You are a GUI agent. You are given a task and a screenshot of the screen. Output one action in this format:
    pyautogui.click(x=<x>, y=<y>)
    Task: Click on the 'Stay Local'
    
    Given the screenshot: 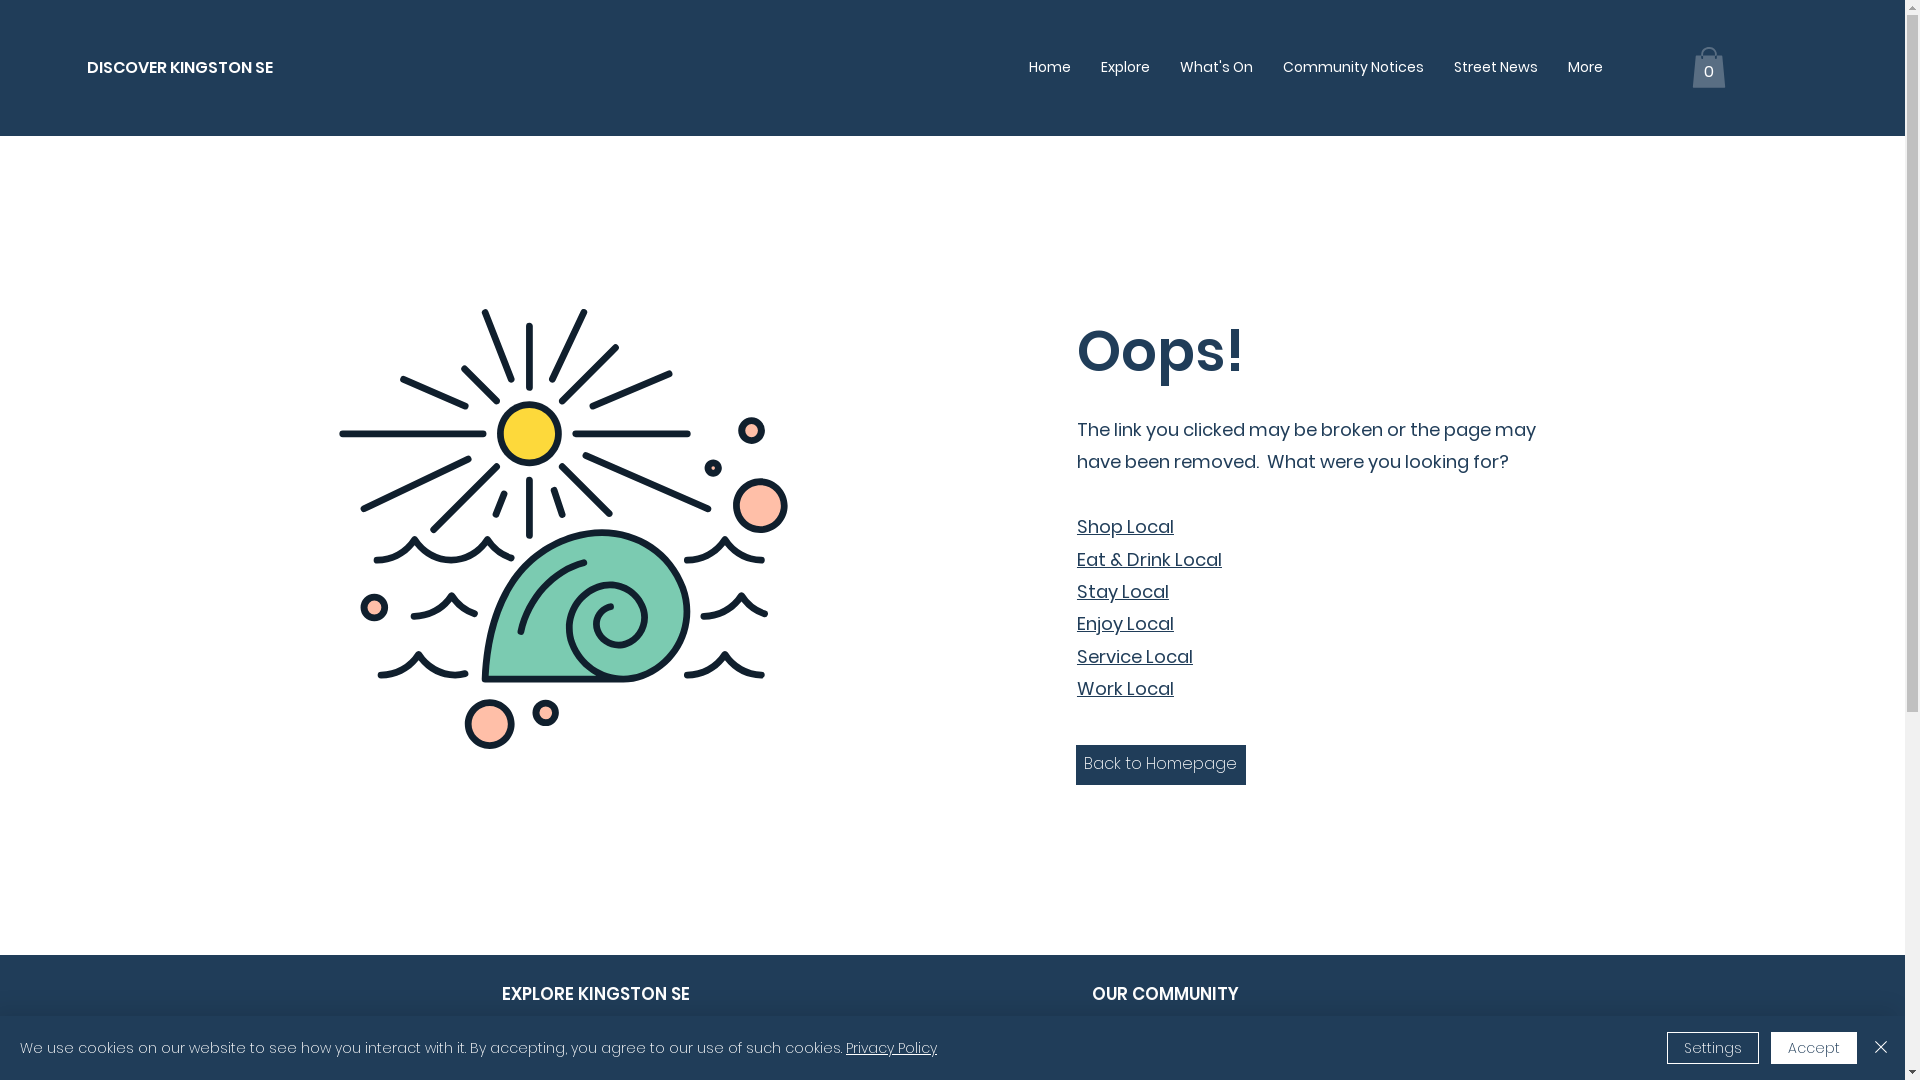 What is the action you would take?
    pyautogui.click(x=1075, y=590)
    